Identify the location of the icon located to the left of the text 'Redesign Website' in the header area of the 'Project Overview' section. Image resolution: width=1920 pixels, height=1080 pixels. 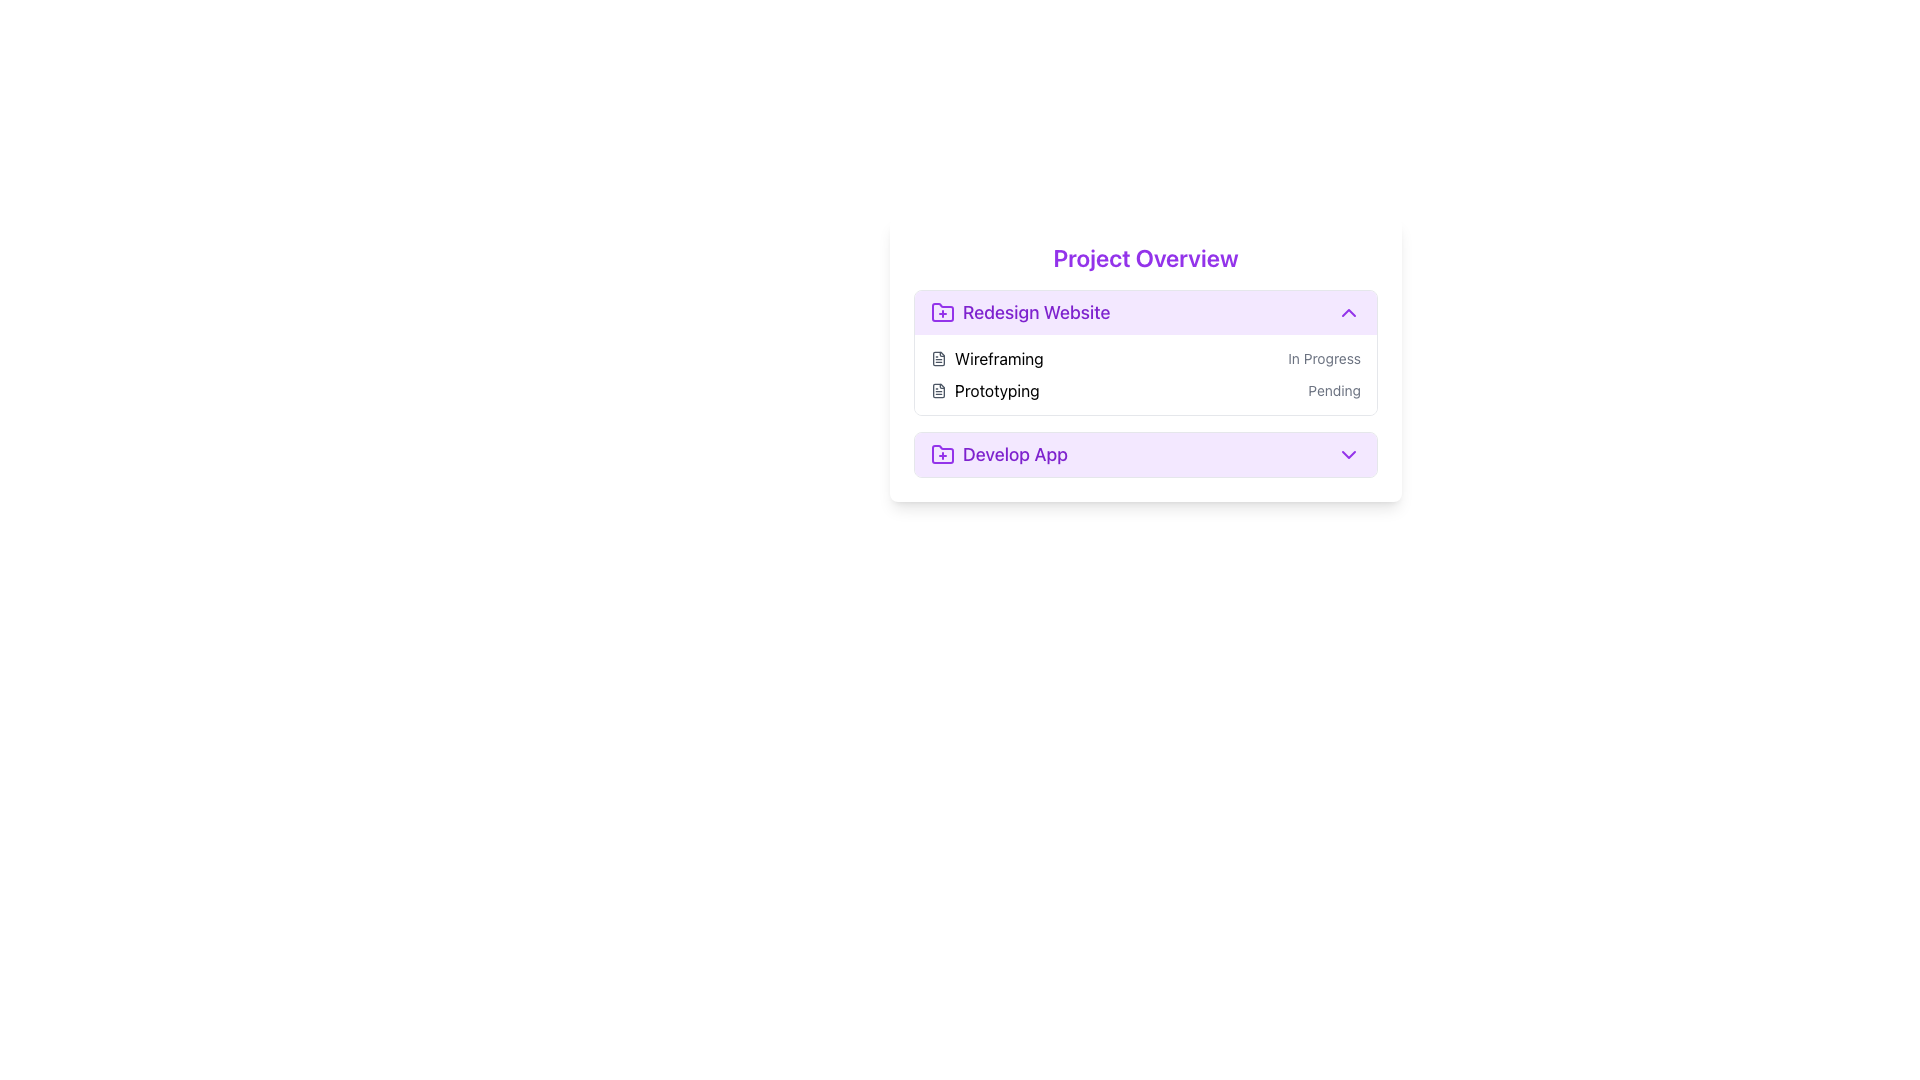
(941, 312).